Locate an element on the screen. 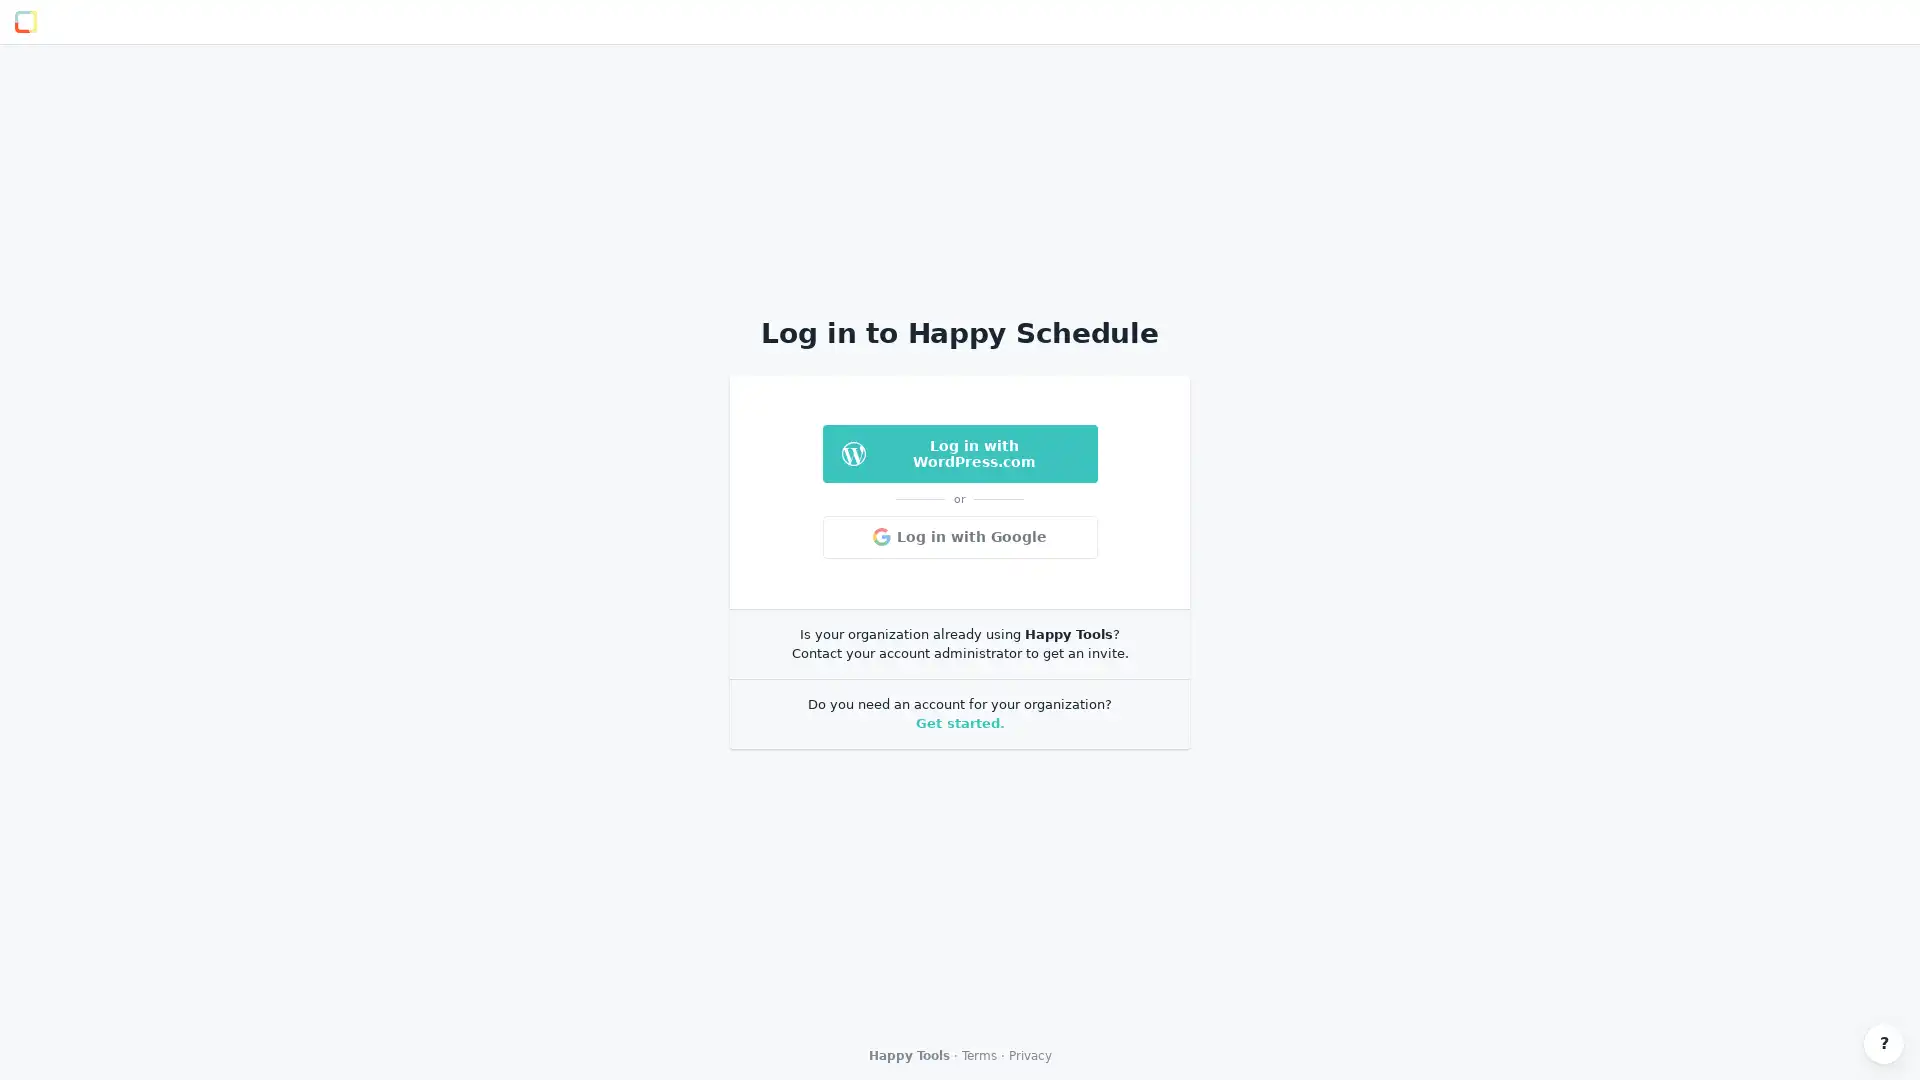 This screenshot has width=1920, height=1080. Log in with Google is located at coordinates (958, 535).